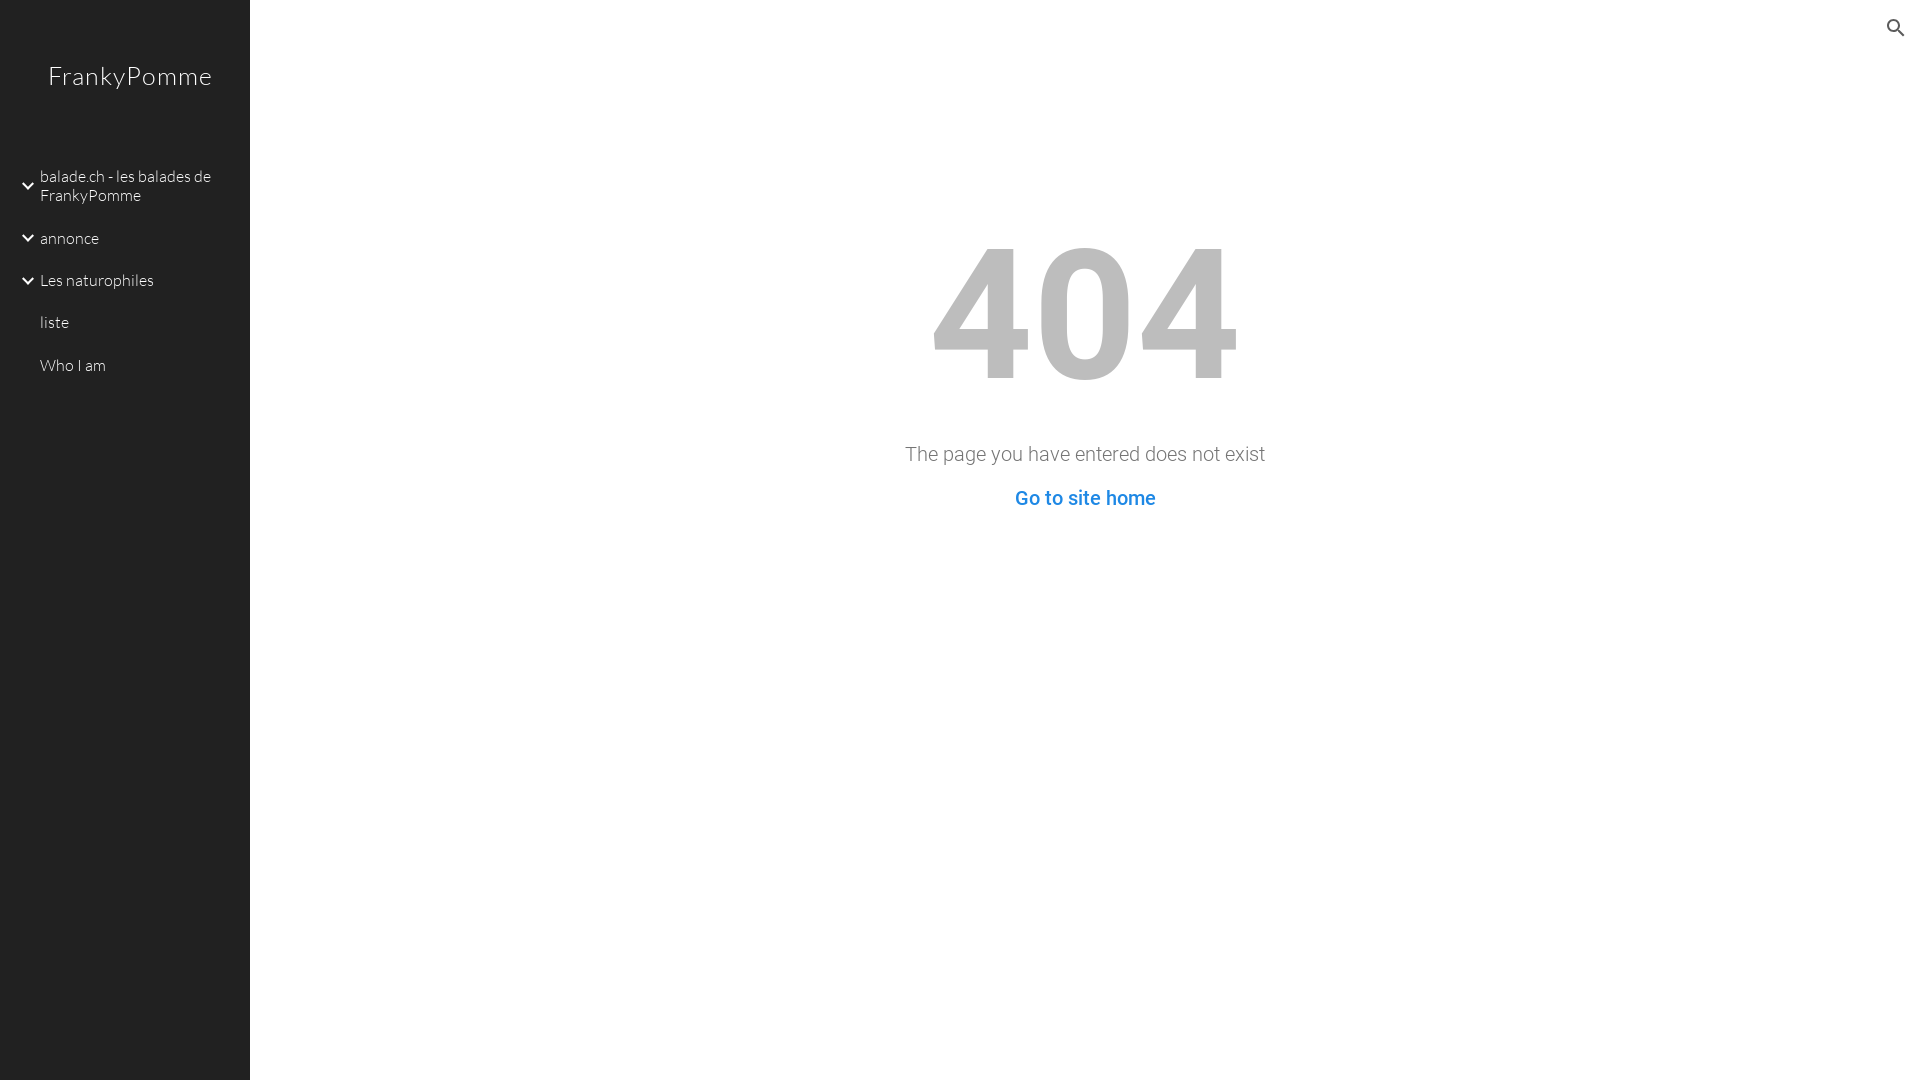 The width and height of the screenshot is (1920, 1080). What do you see at coordinates (22, 281) in the screenshot?
I see `'Expand/Collapse'` at bounding box center [22, 281].